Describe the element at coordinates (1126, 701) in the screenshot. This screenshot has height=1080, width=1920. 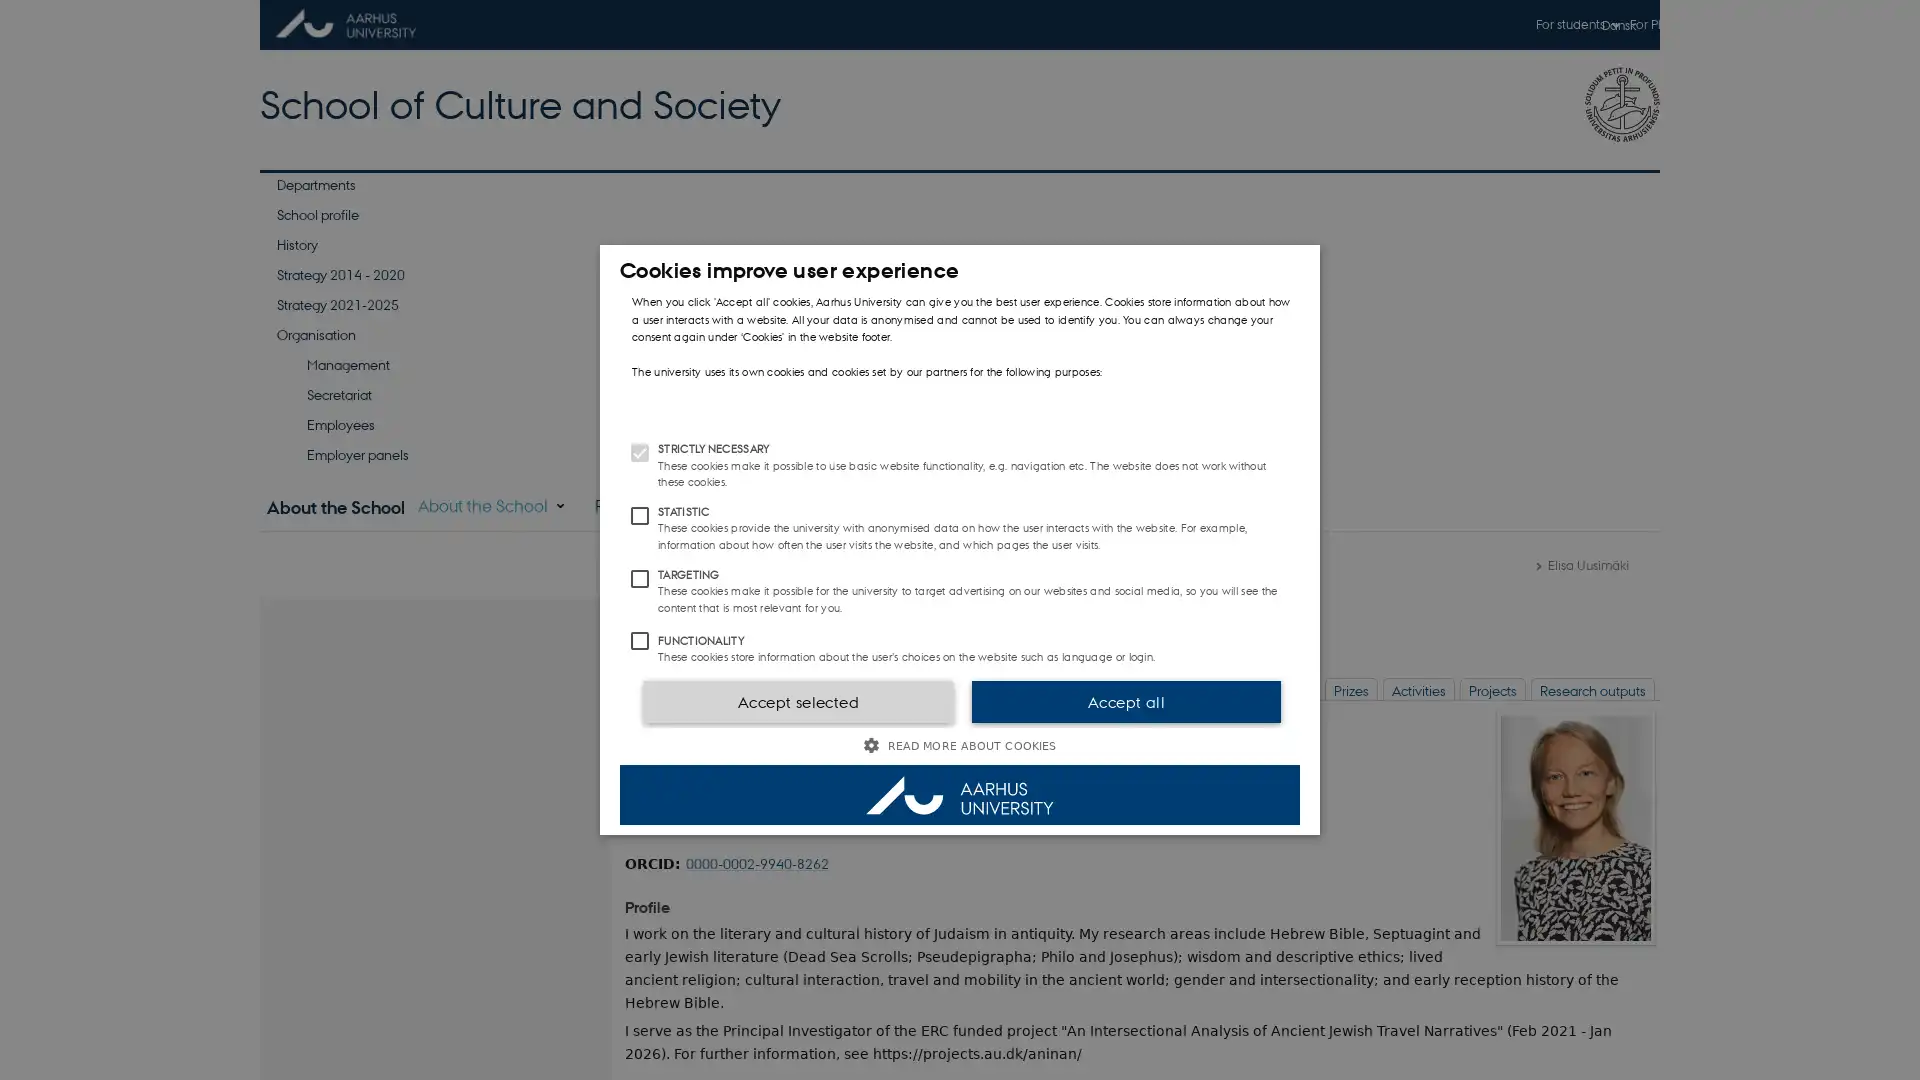
I see `Accept all` at that location.